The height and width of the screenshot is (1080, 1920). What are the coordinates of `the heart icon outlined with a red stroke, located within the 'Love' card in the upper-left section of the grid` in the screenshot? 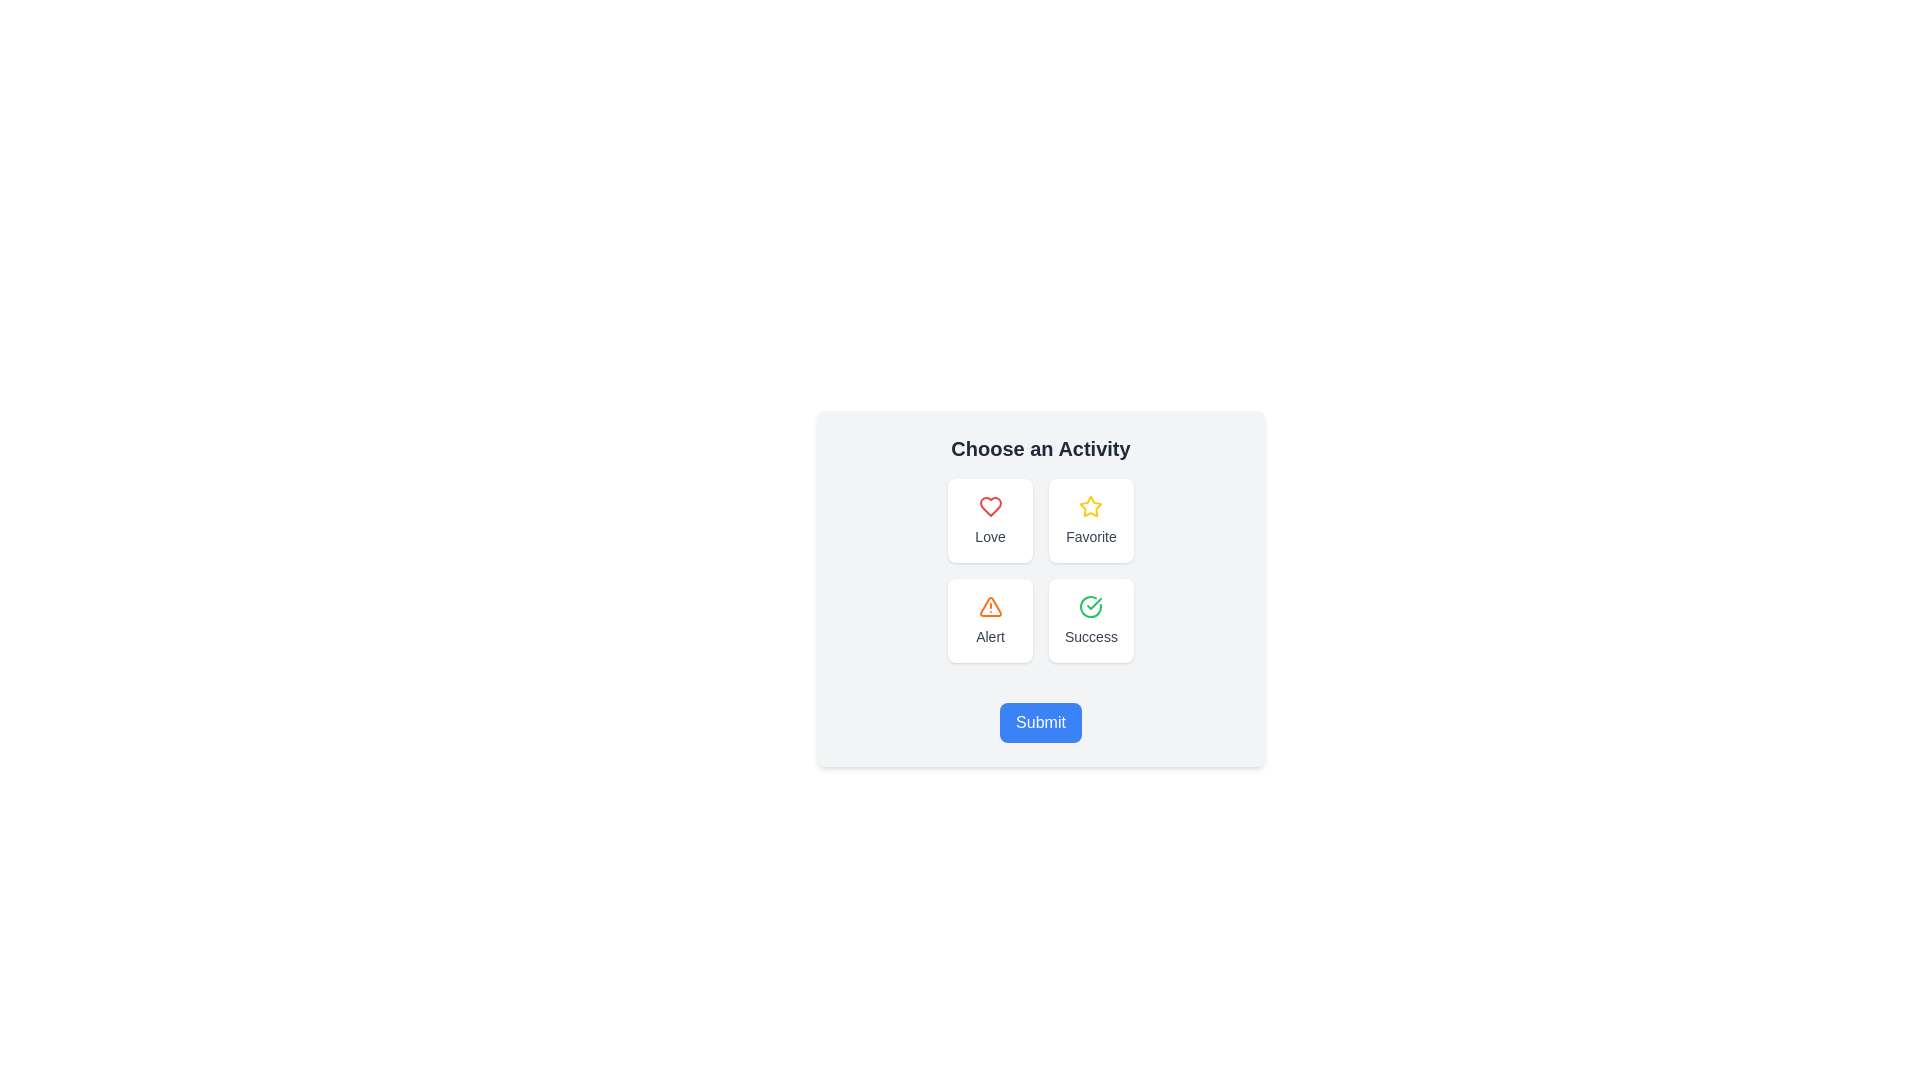 It's located at (990, 505).